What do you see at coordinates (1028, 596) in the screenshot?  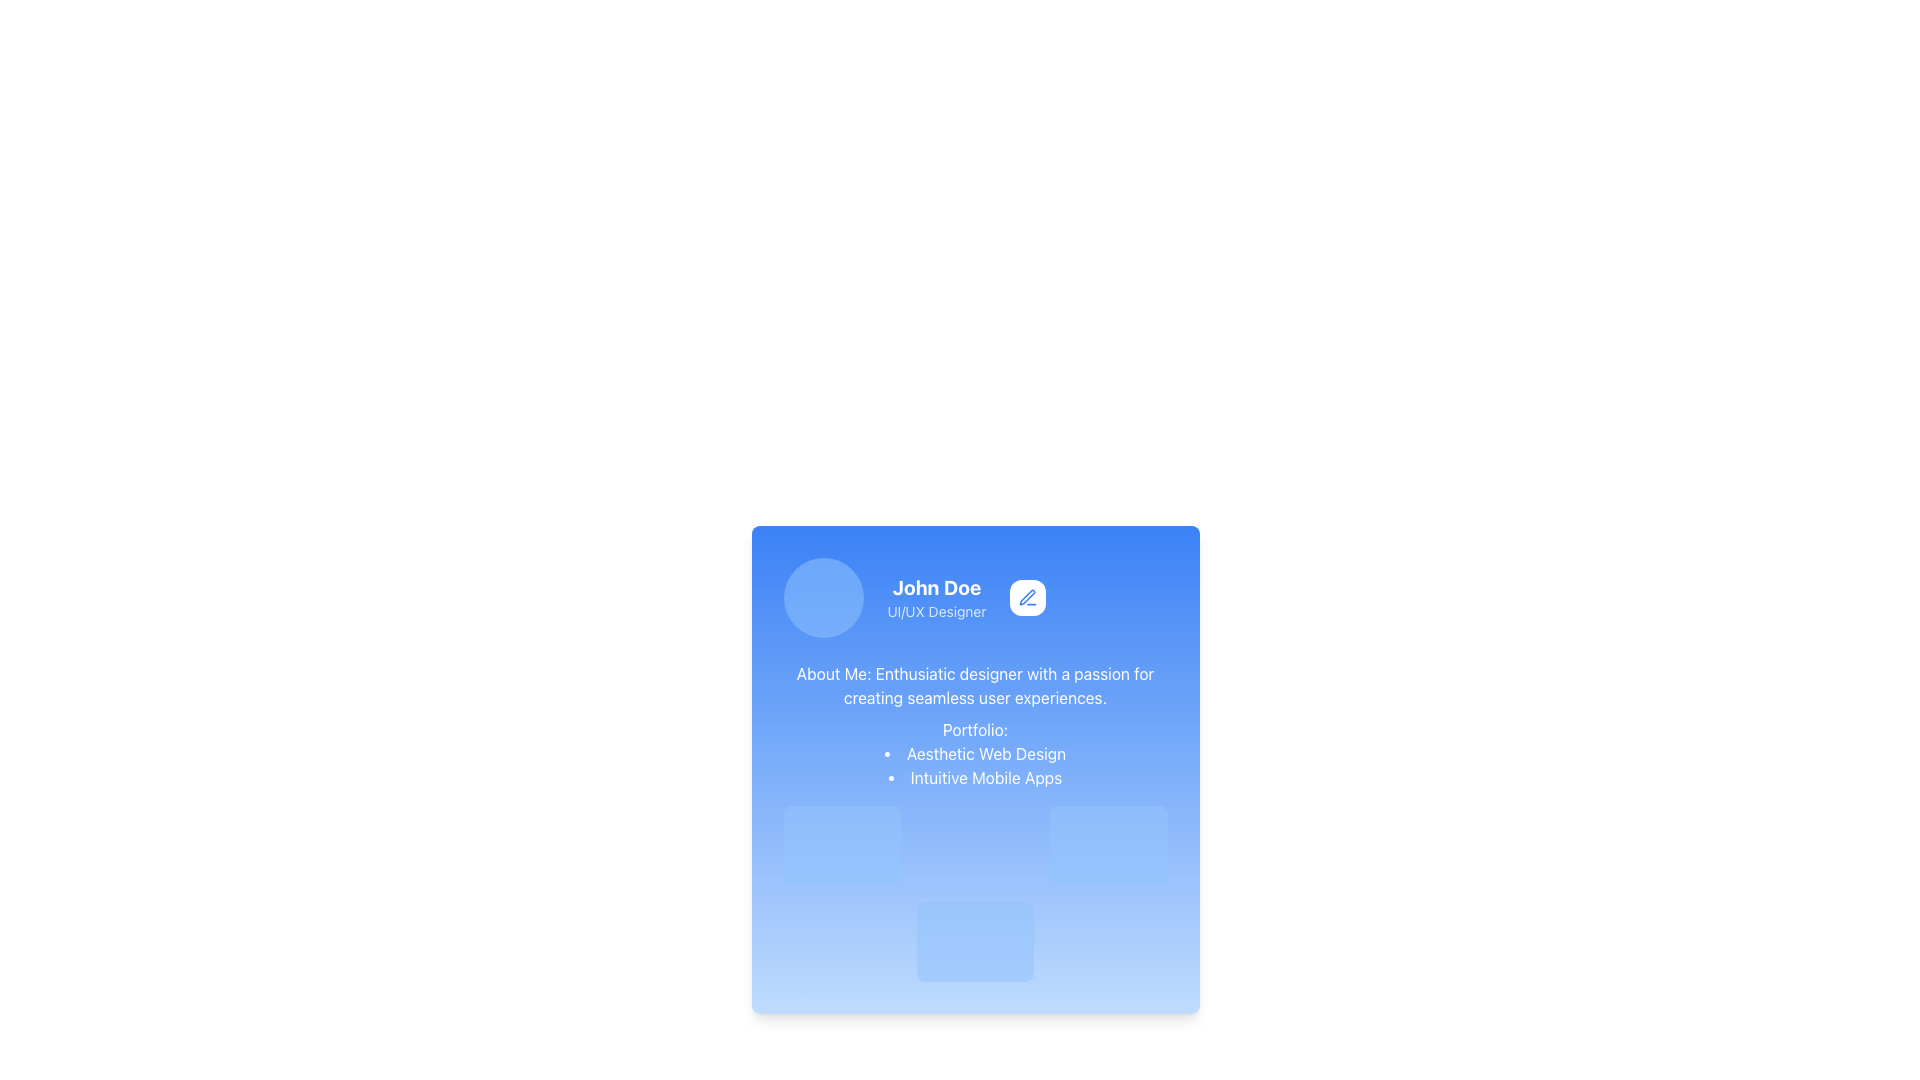 I see `the white rounded rectangle button with a pen icon, located immediately to the right of the text 'John Doe'` at bounding box center [1028, 596].